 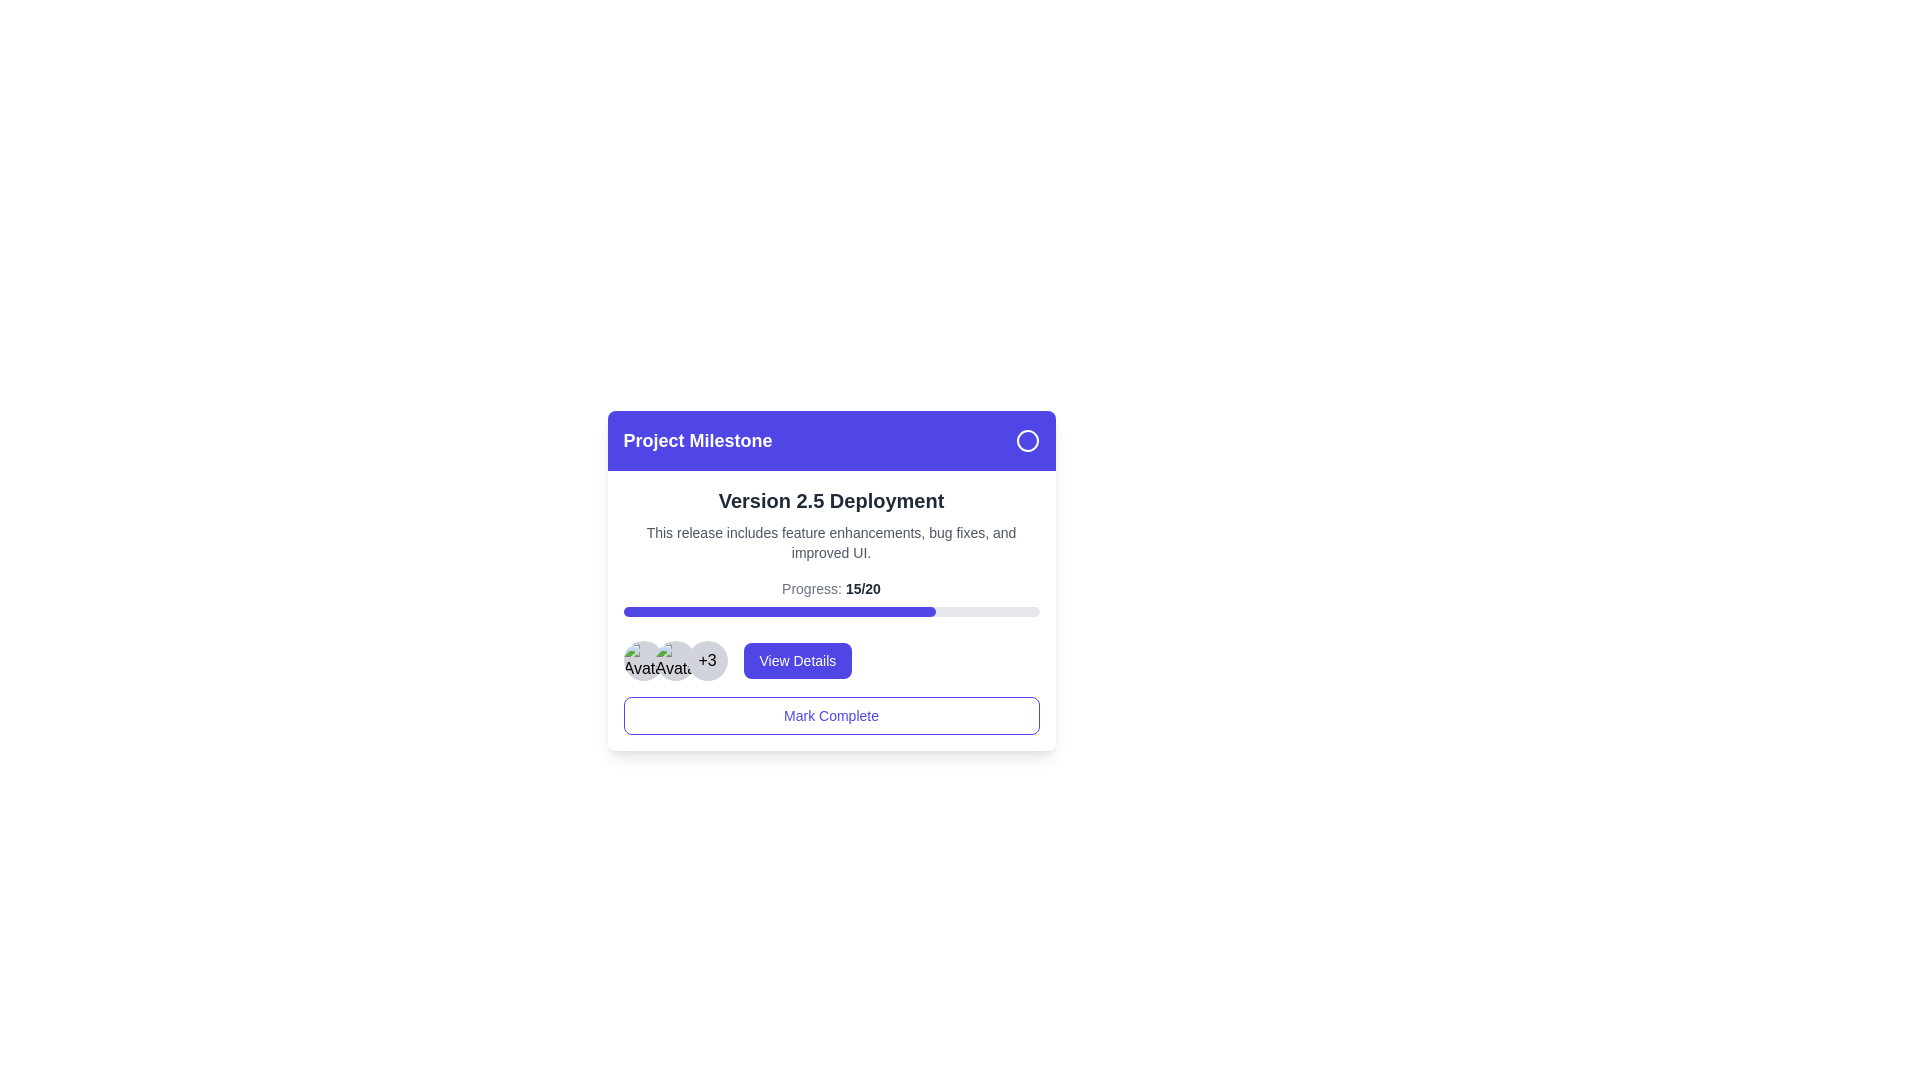 I want to click on the static text displaying '15/20', which is bold and dark gray, located to the right of the label 'Progress:' and above a horizontal progress bar, so click(x=863, y=588).